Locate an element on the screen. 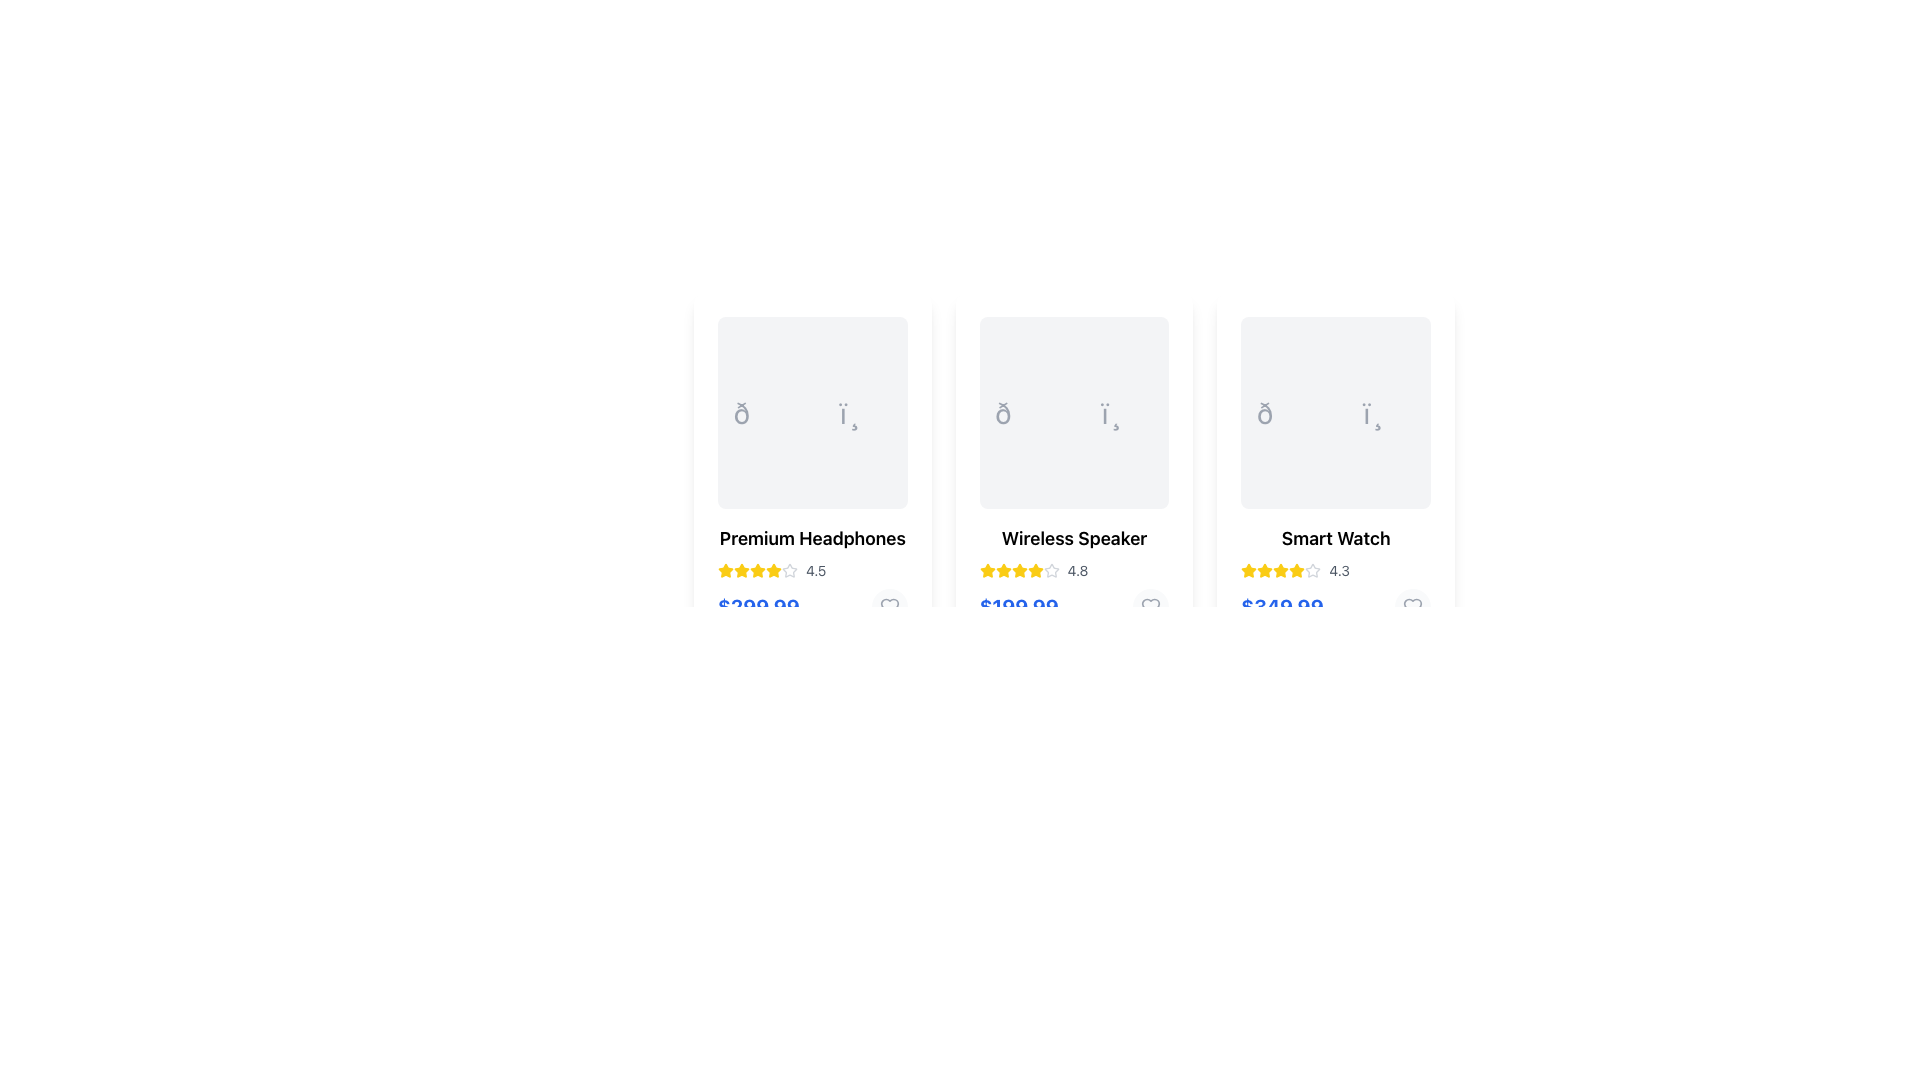 Image resolution: width=1920 pixels, height=1080 pixels. the visual representation of the fourth star in the rating system located beneath the 'Smart Watch' label, to the left of the numeric rating '4.3' is located at coordinates (1281, 570).